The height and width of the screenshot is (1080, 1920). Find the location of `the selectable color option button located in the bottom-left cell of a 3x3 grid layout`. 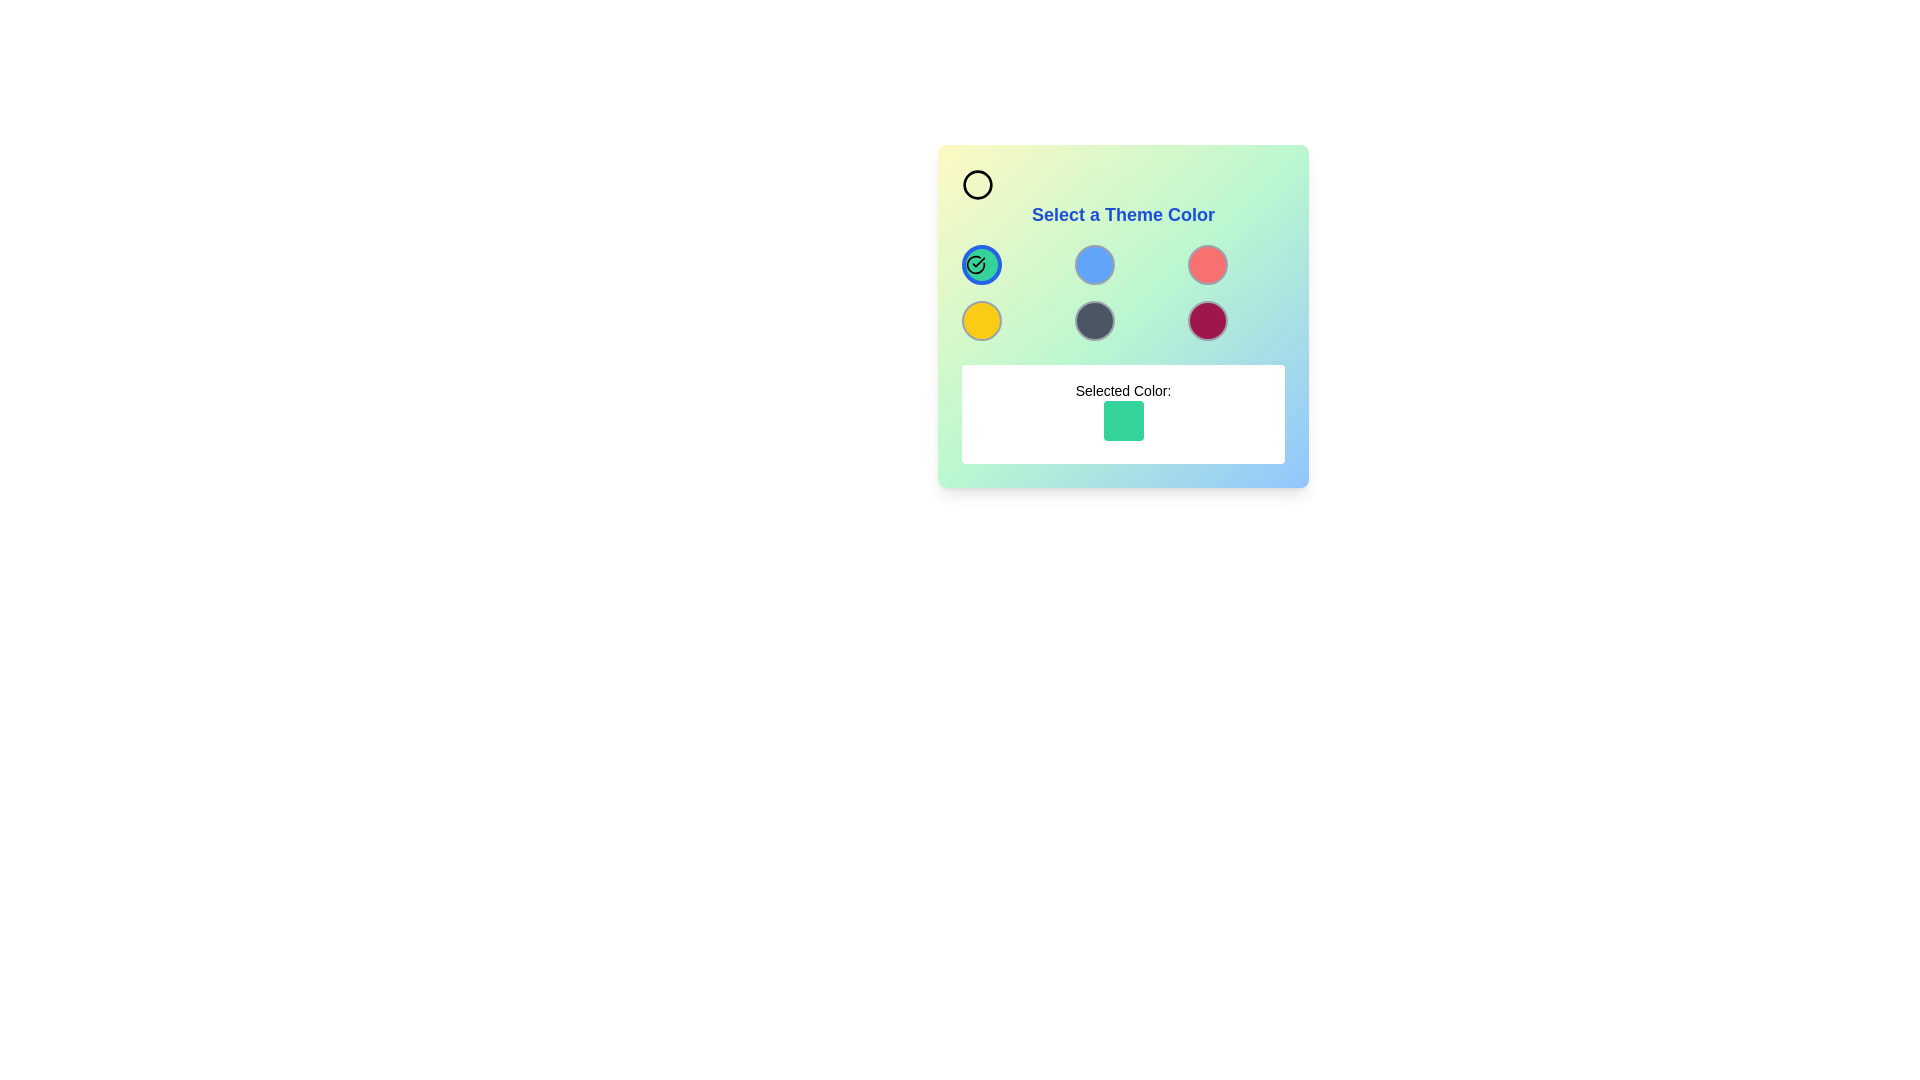

the selectable color option button located in the bottom-left cell of a 3x3 grid layout is located at coordinates (982, 319).